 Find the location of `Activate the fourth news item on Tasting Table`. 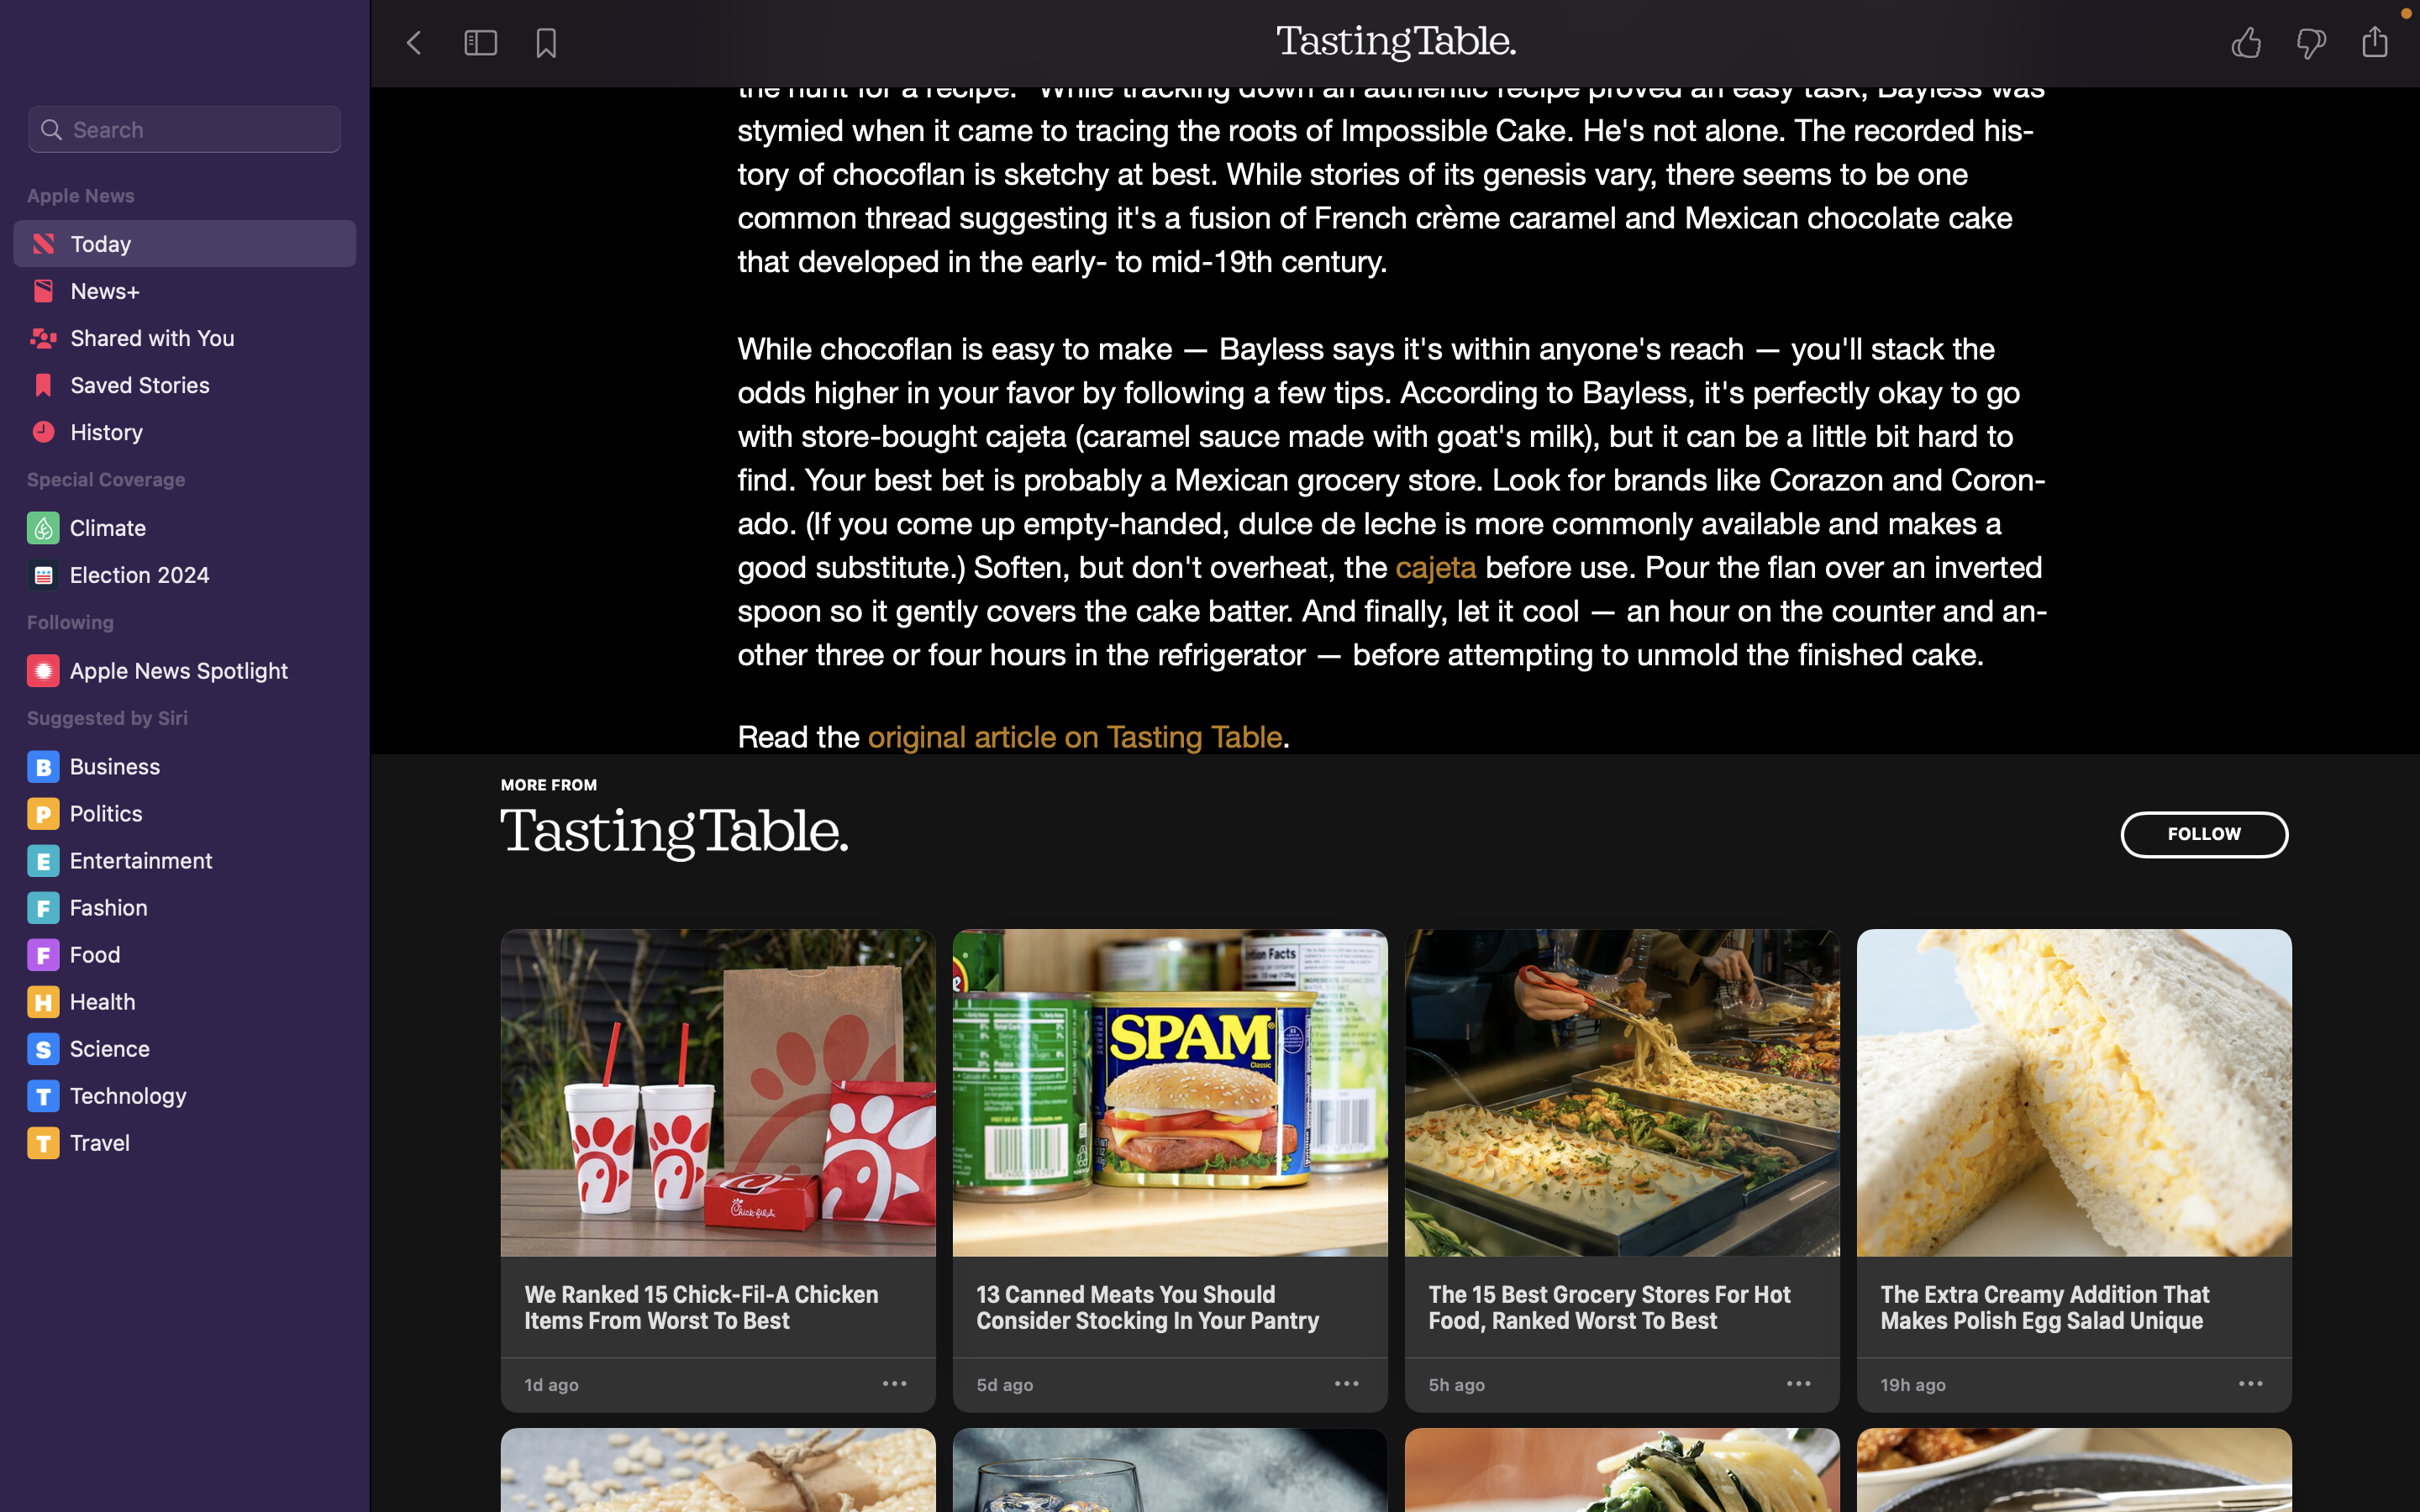

Activate the fourth news item on Tasting Table is located at coordinates (2073, 1143).